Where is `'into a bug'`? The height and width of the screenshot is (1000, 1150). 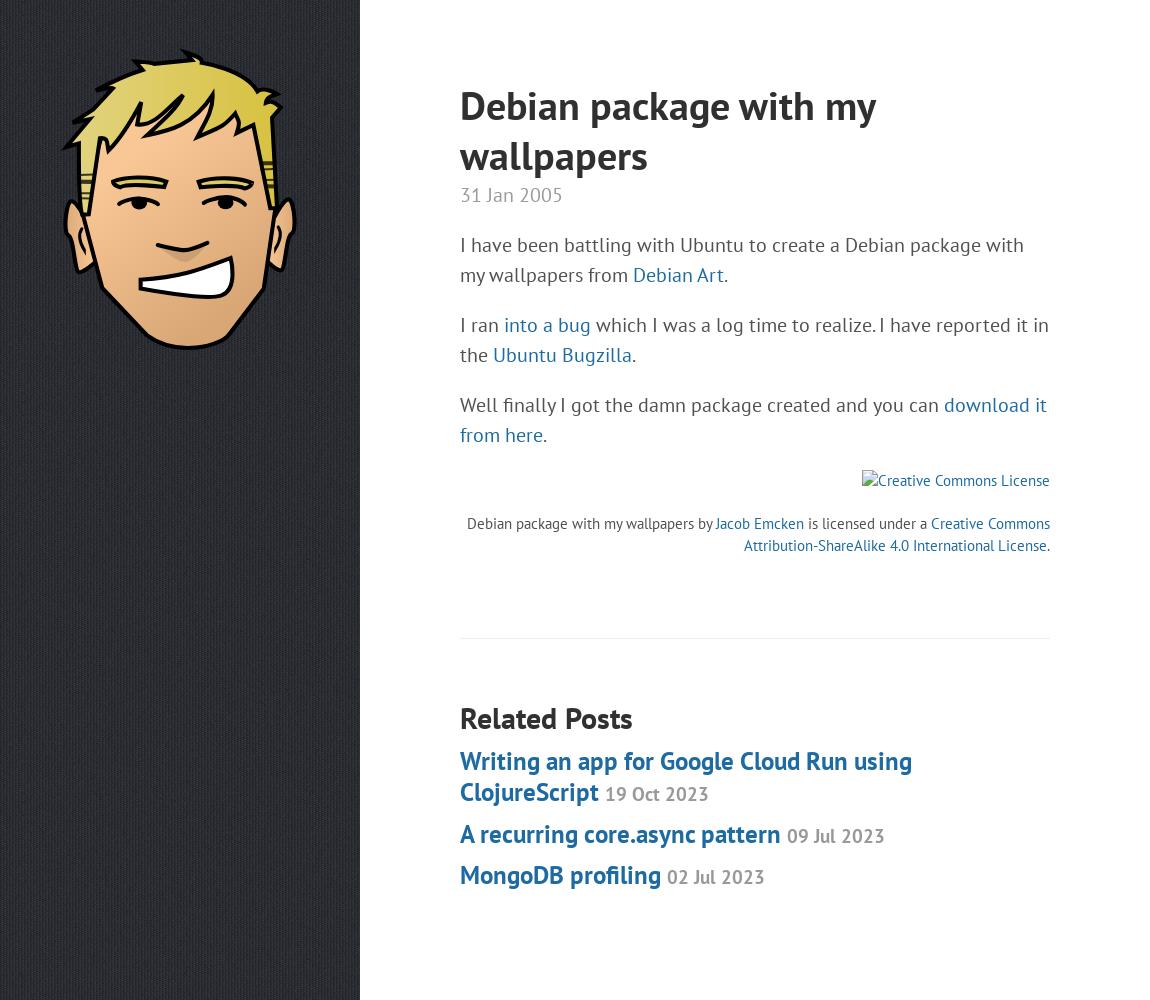 'into a bug' is located at coordinates (547, 324).